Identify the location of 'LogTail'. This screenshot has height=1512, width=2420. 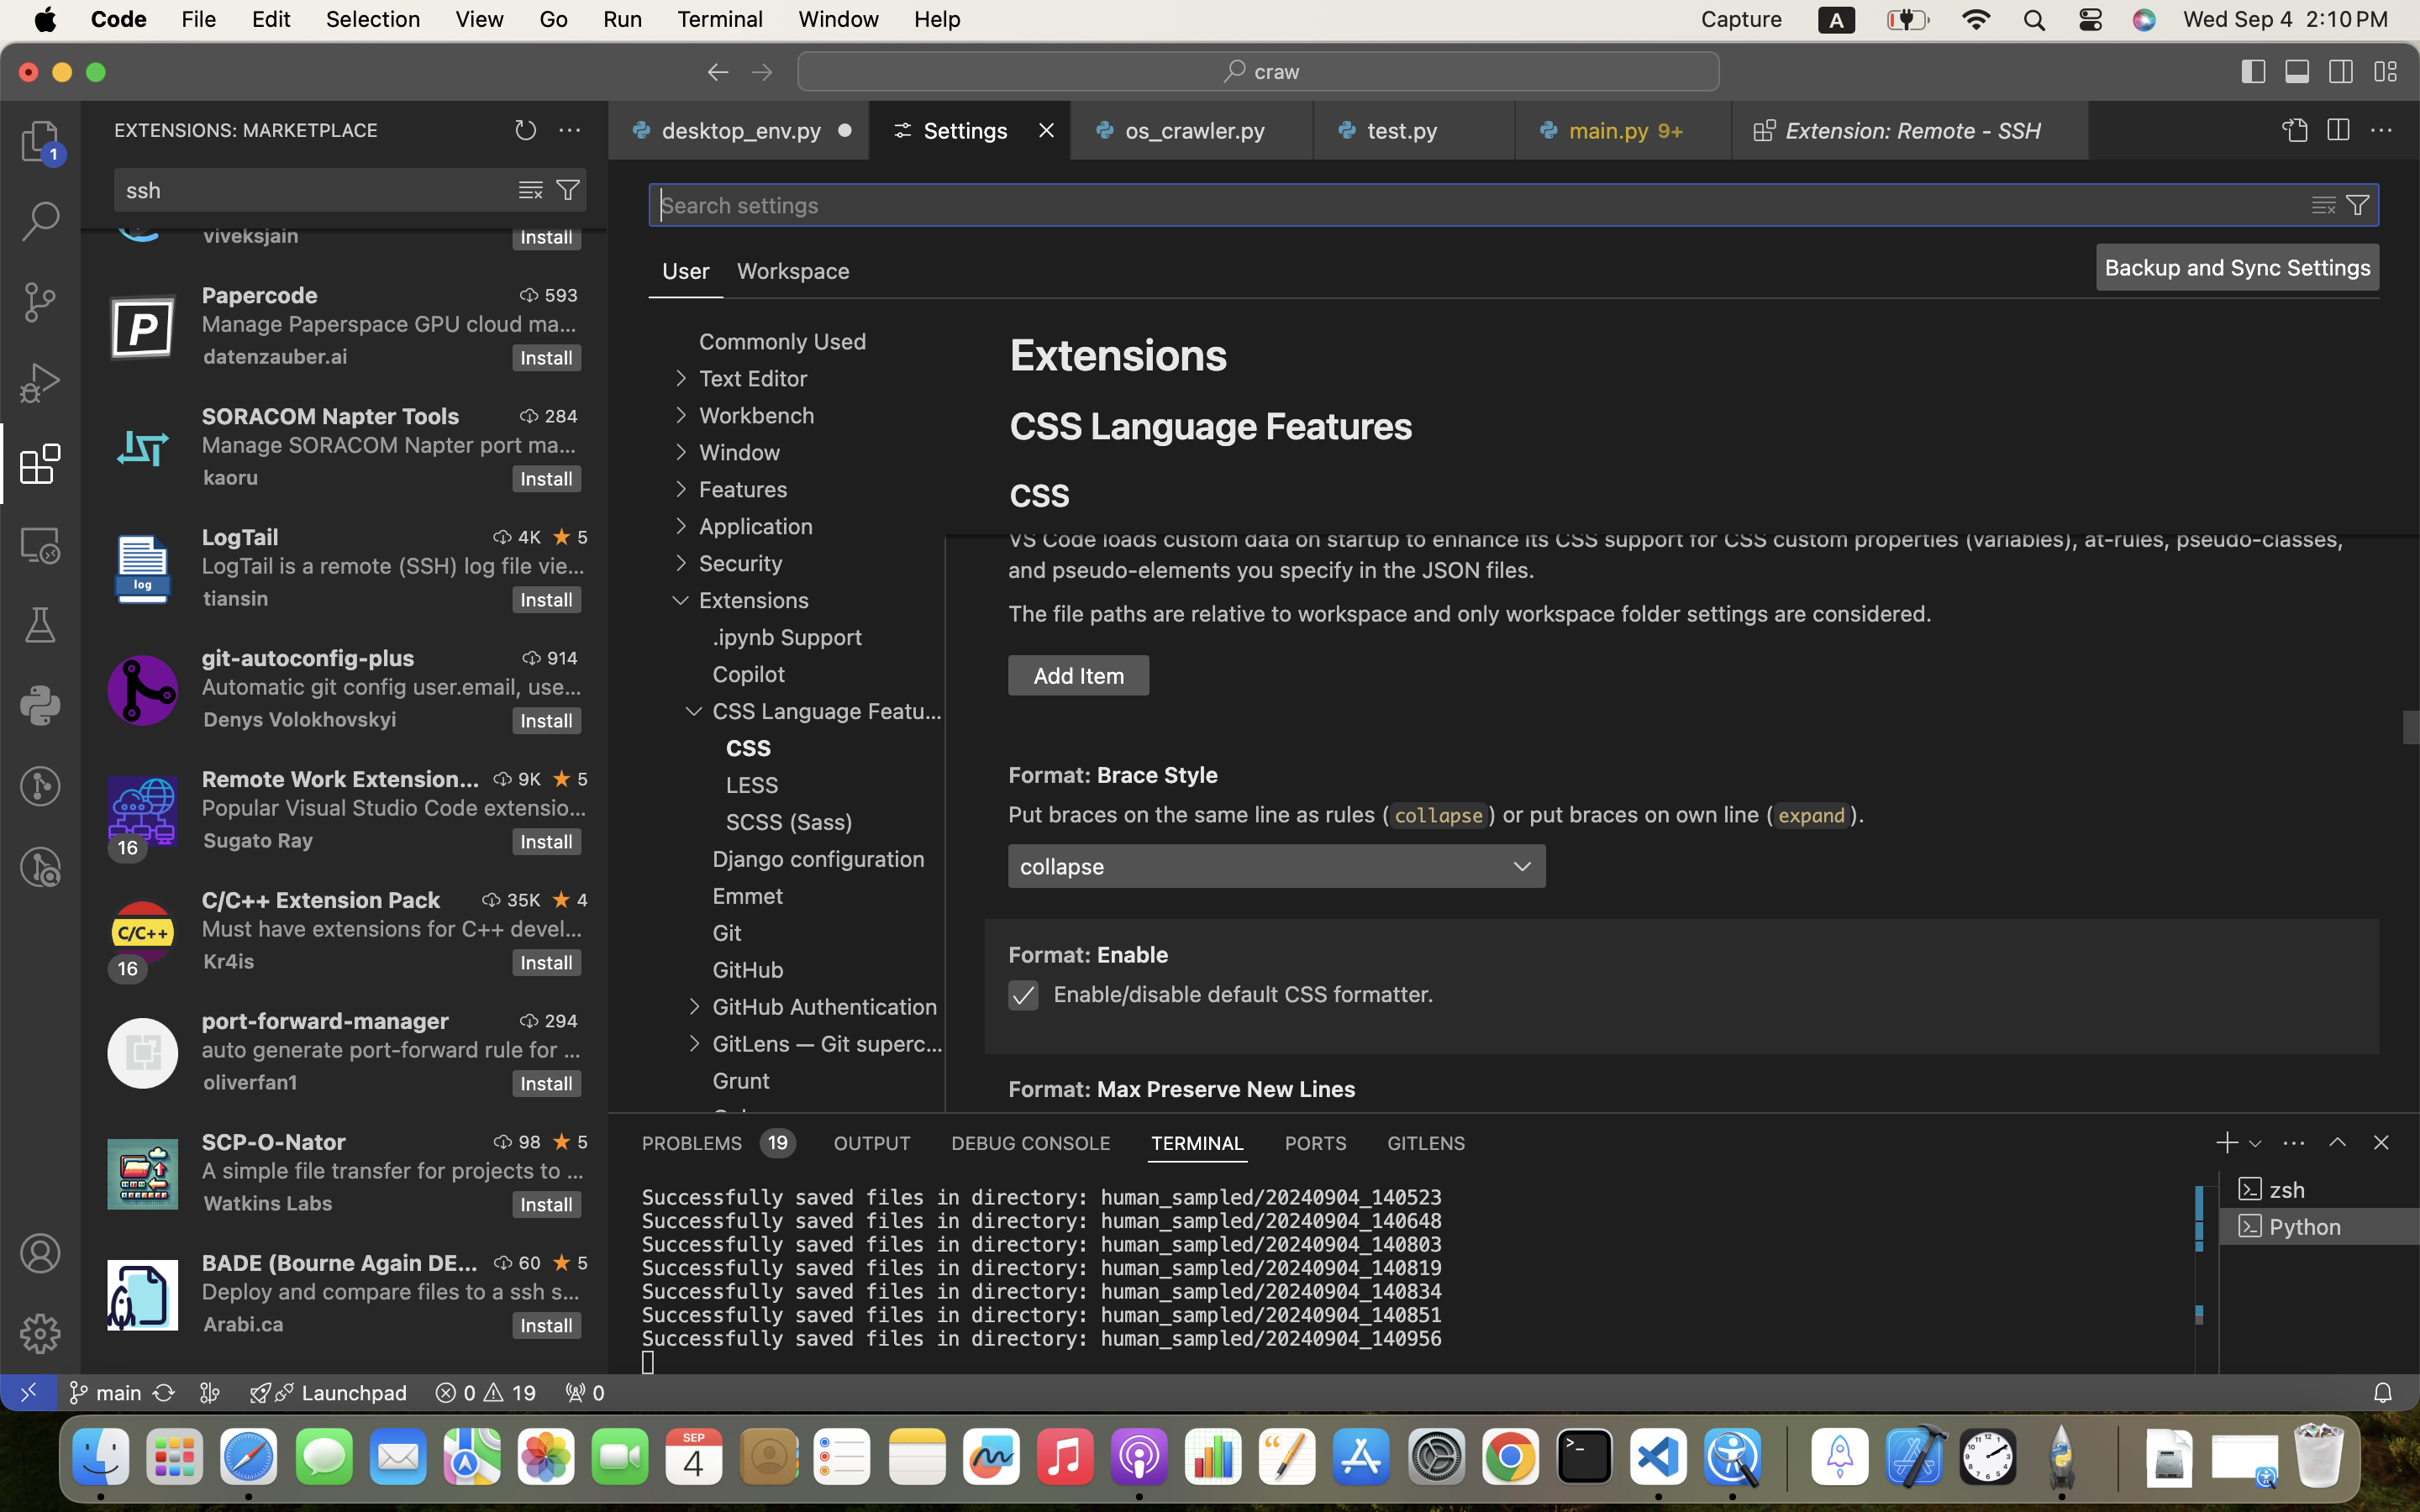
(239, 536).